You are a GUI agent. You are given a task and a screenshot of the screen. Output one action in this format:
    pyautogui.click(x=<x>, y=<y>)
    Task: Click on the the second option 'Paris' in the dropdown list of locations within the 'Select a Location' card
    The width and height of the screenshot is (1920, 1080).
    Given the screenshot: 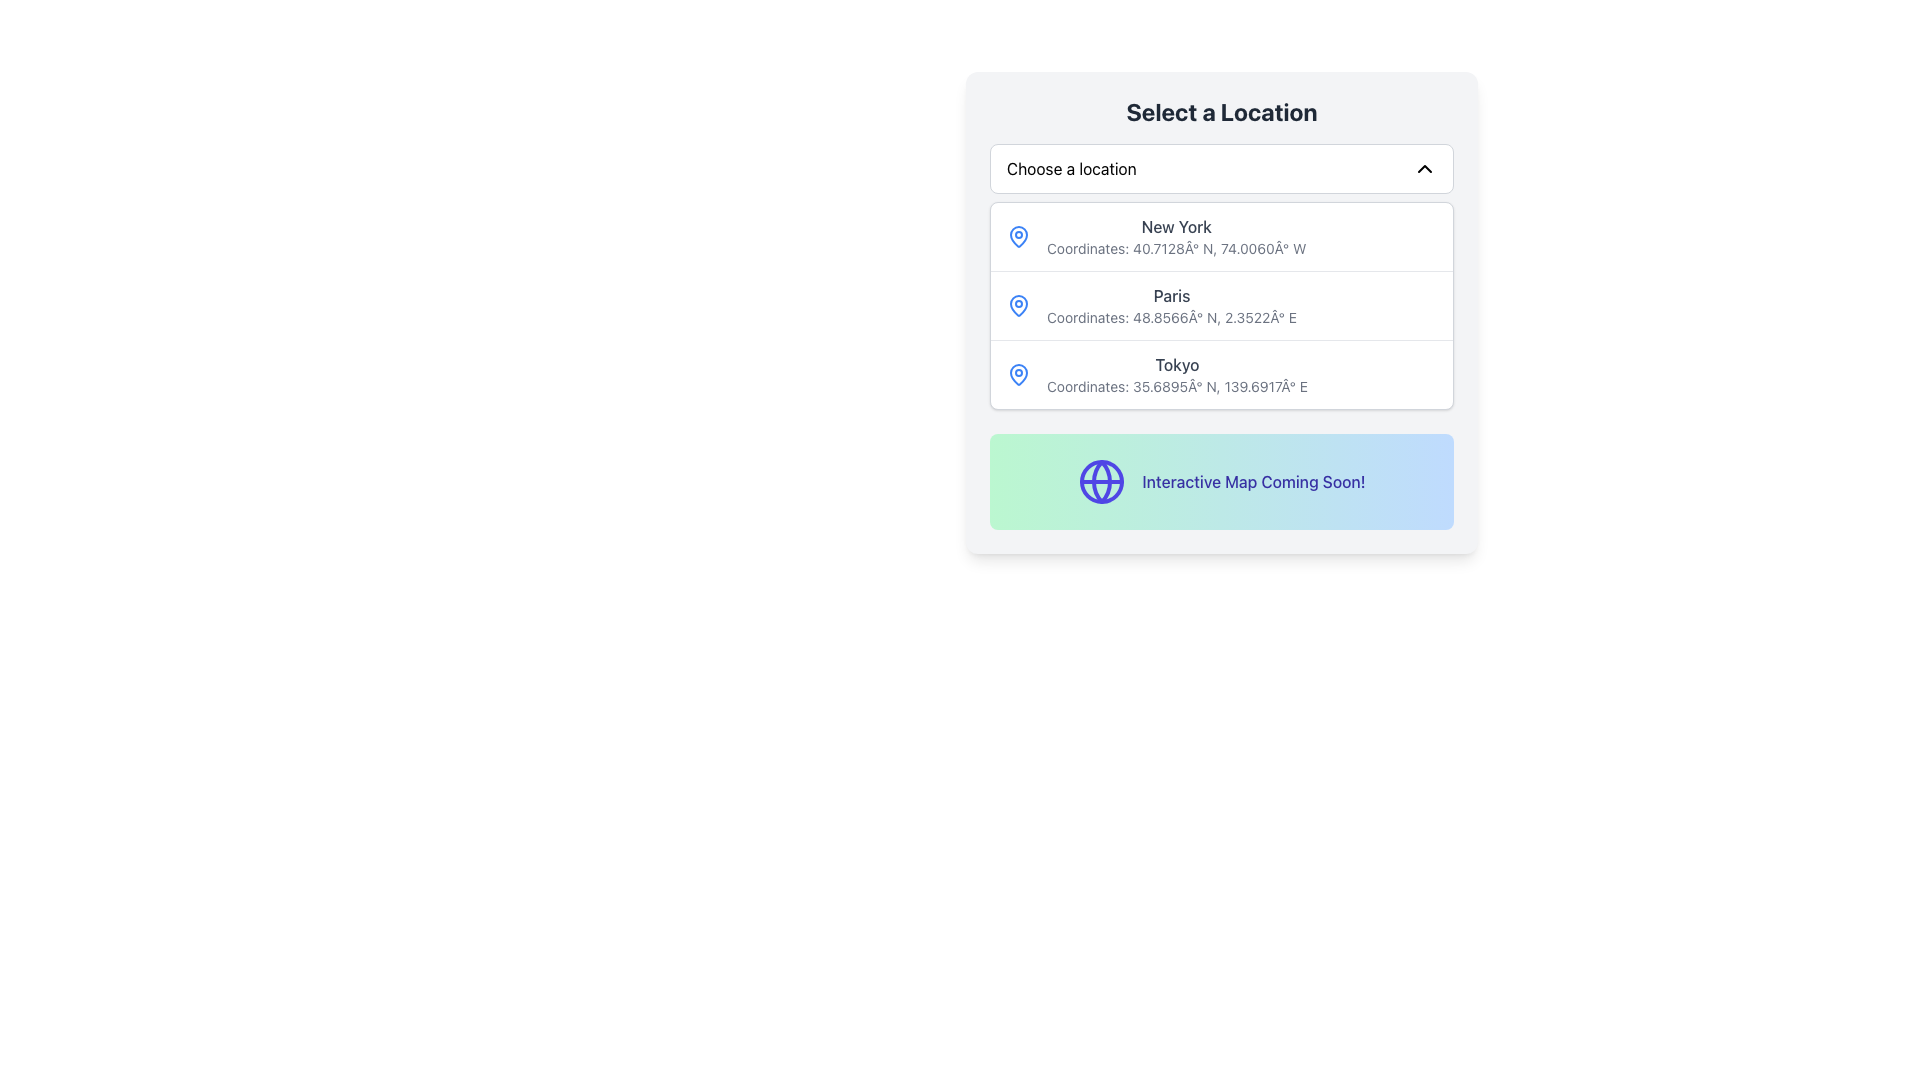 What is the action you would take?
    pyautogui.click(x=1221, y=304)
    